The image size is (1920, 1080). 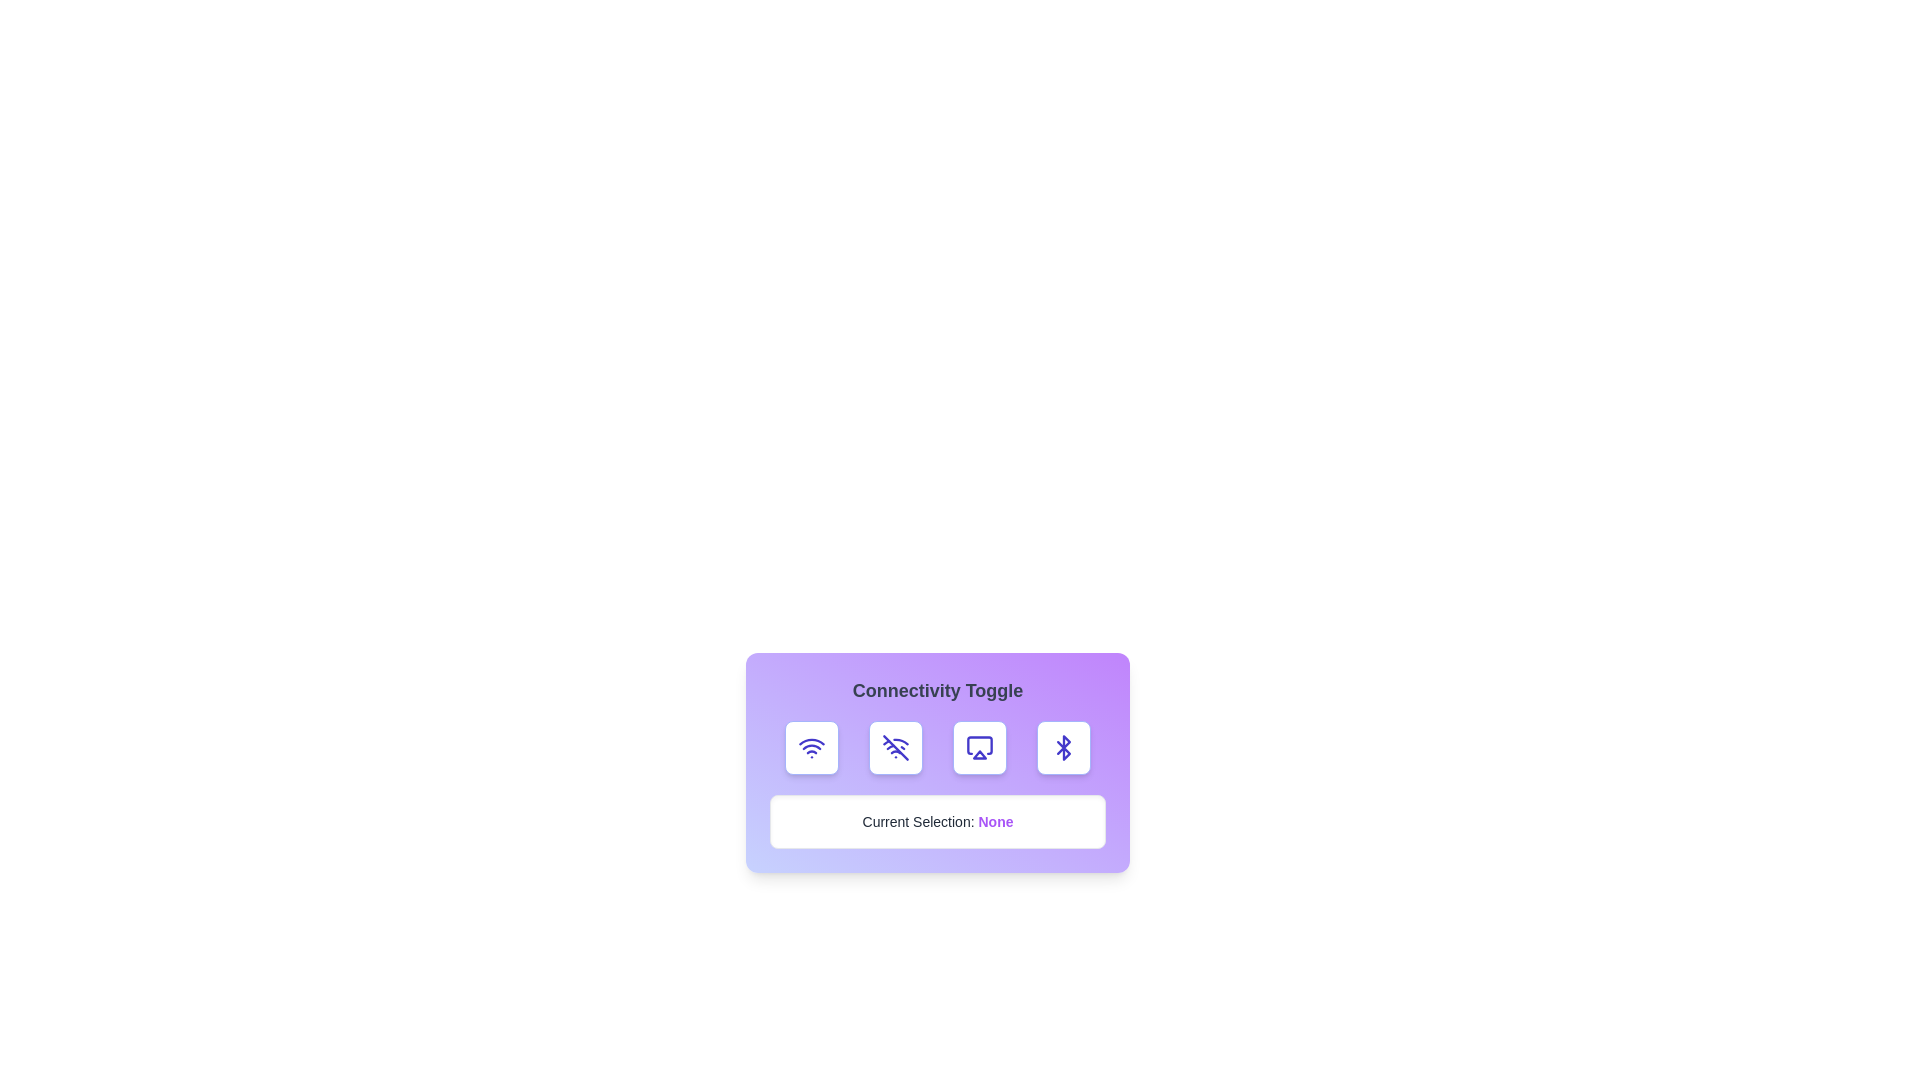 What do you see at coordinates (811, 748) in the screenshot?
I see `the connectivity option Wifi by clicking its corresponding button` at bounding box center [811, 748].